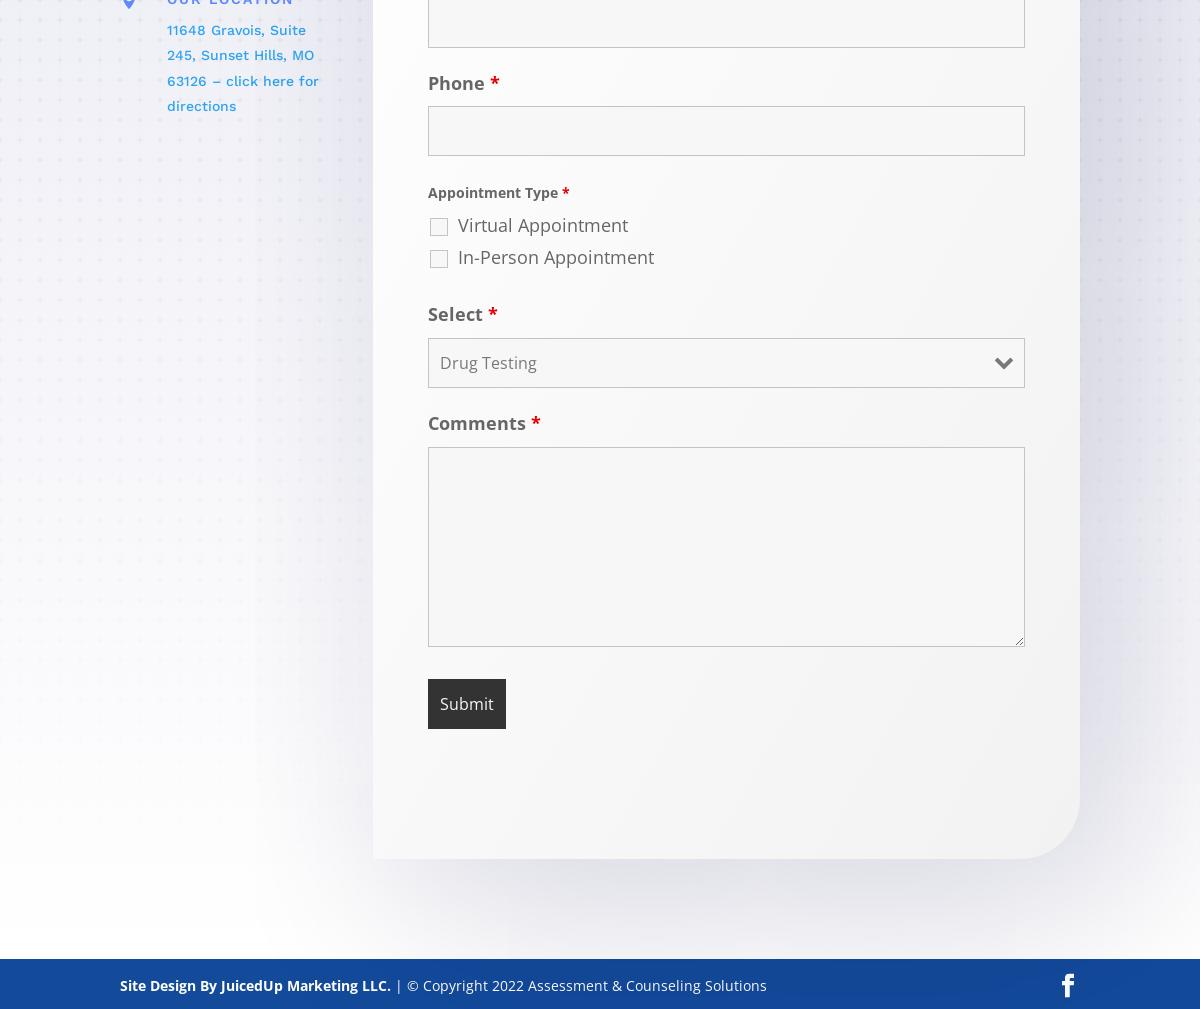 This screenshot has height=1009, width=1200. I want to click on 'Comments', so click(428, 421).